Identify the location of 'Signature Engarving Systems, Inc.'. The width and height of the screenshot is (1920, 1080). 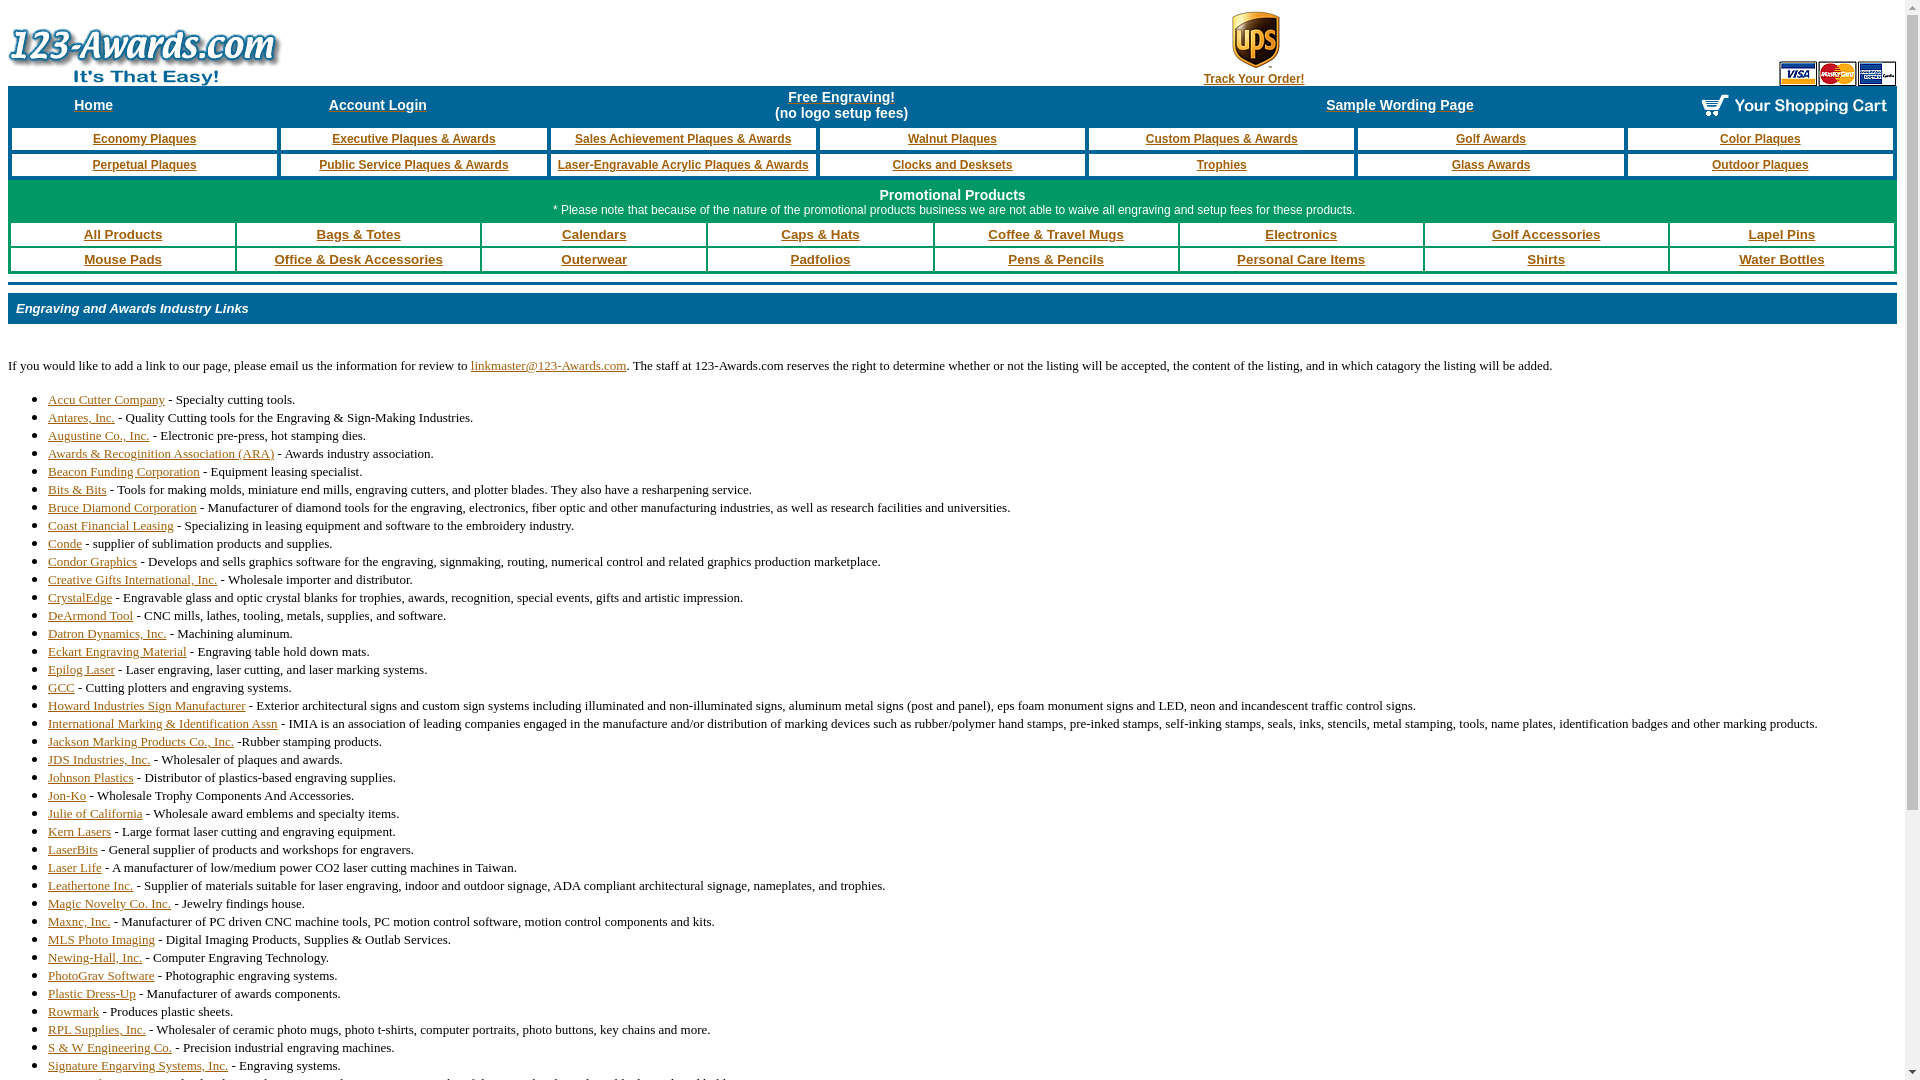
(137, 1064).